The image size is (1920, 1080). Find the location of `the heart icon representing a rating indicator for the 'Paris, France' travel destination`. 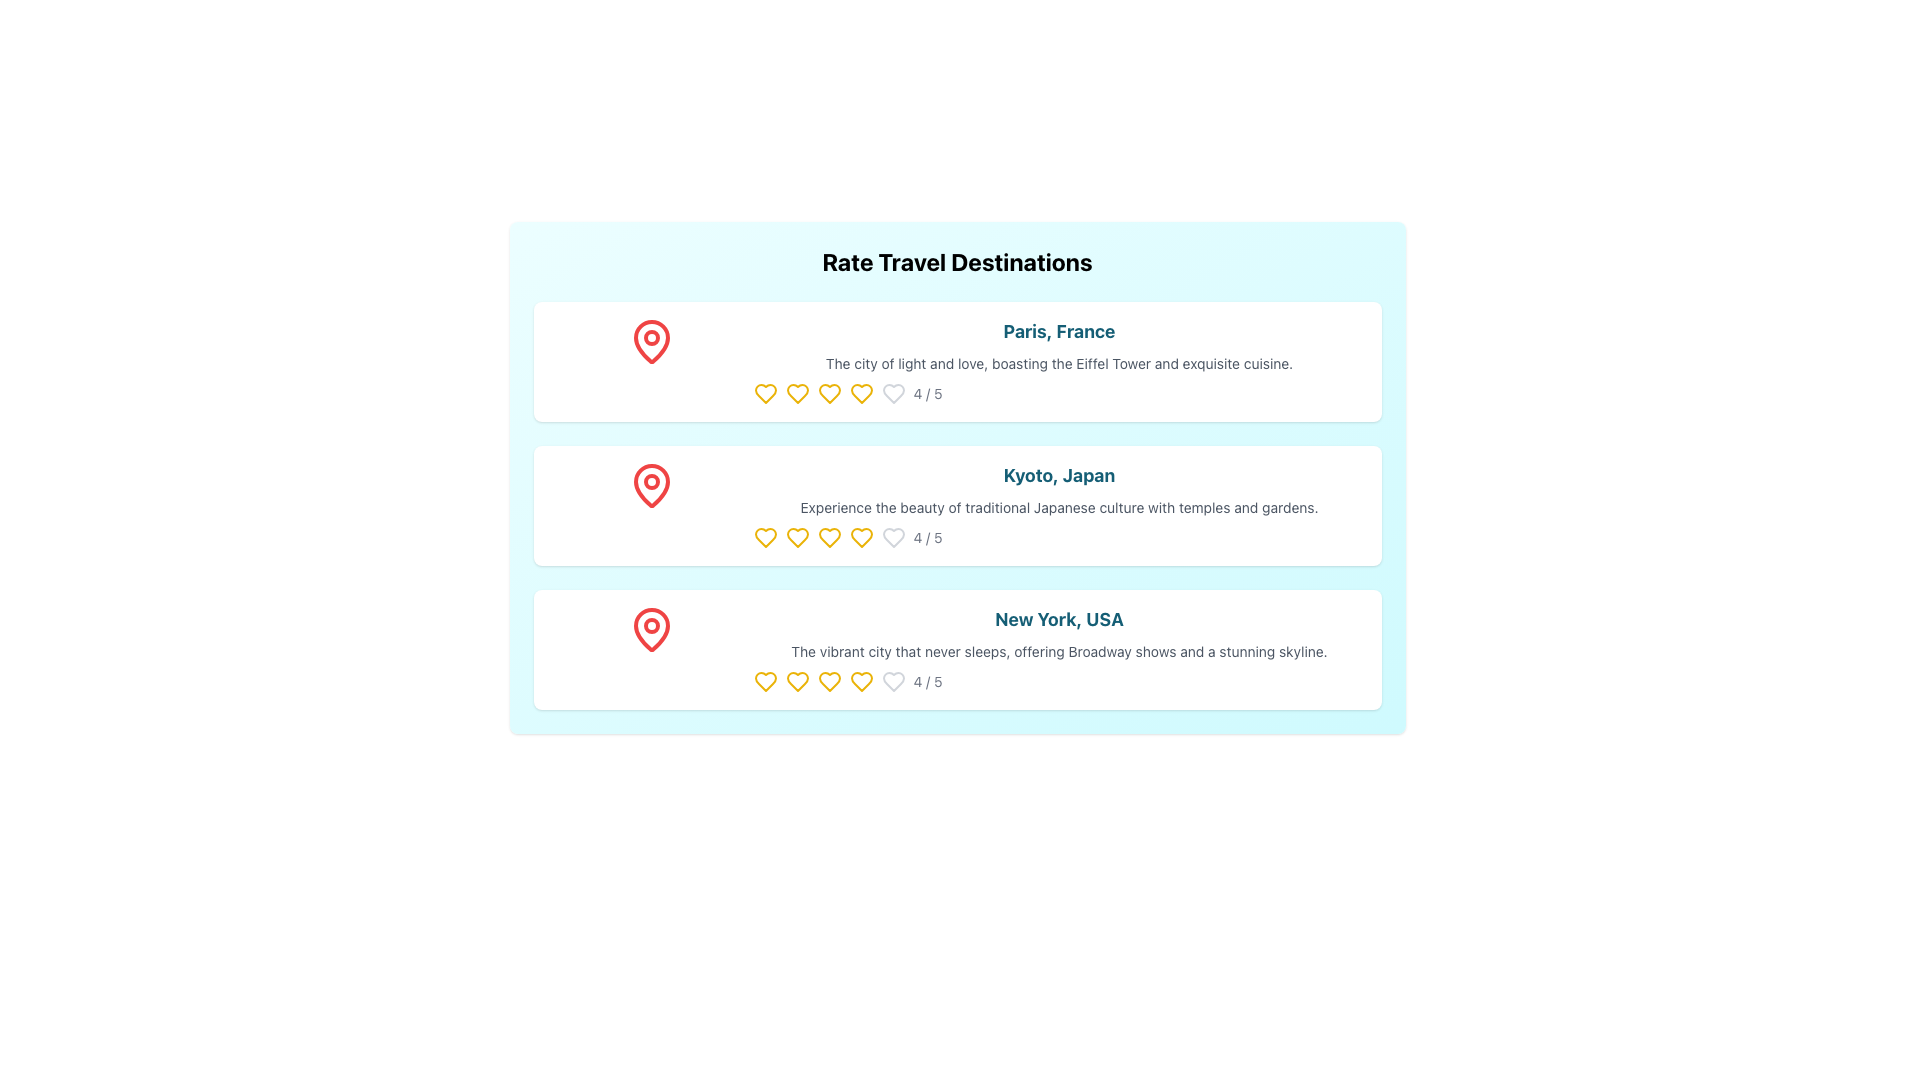

the heart icon representing a rating indicator for the 'Paris, France' travel destination is located at coordinates (796, 393).